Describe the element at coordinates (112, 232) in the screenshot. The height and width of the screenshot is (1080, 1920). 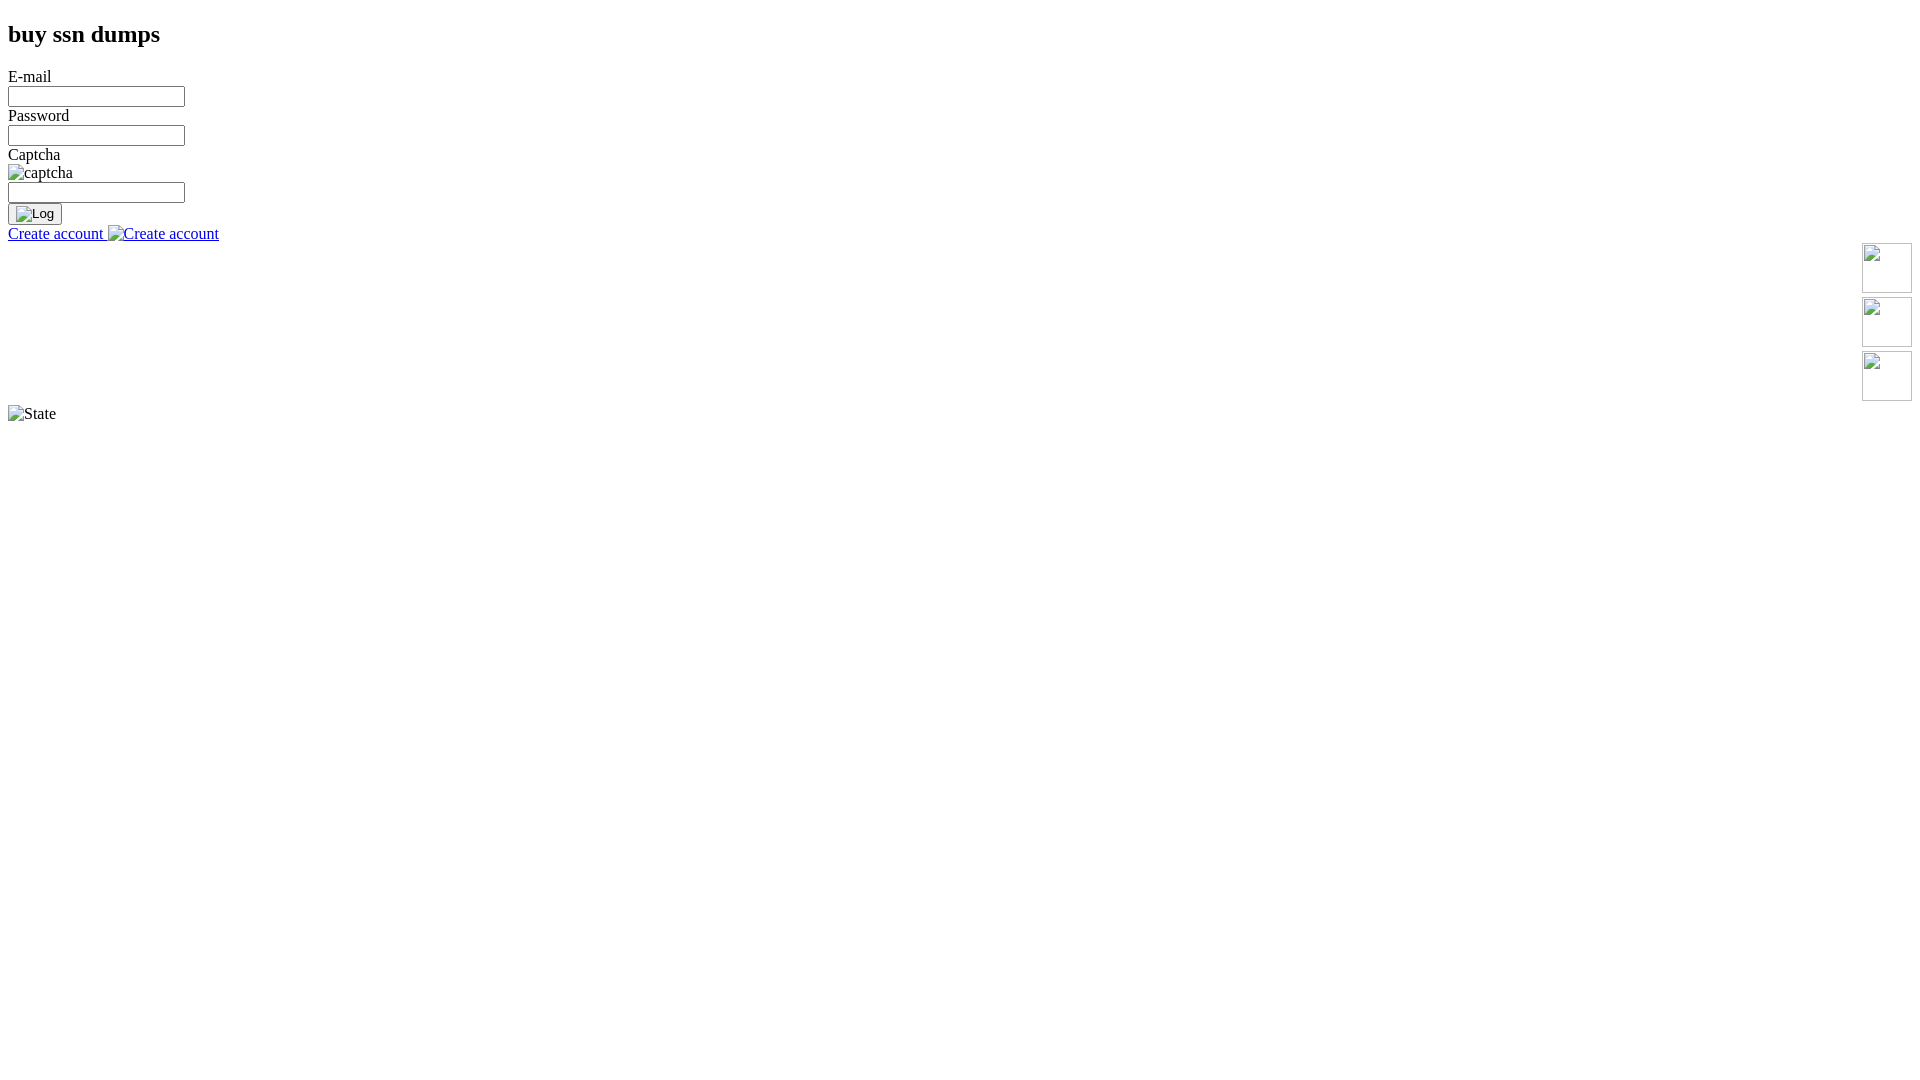
I see `'Create account'` at that location.